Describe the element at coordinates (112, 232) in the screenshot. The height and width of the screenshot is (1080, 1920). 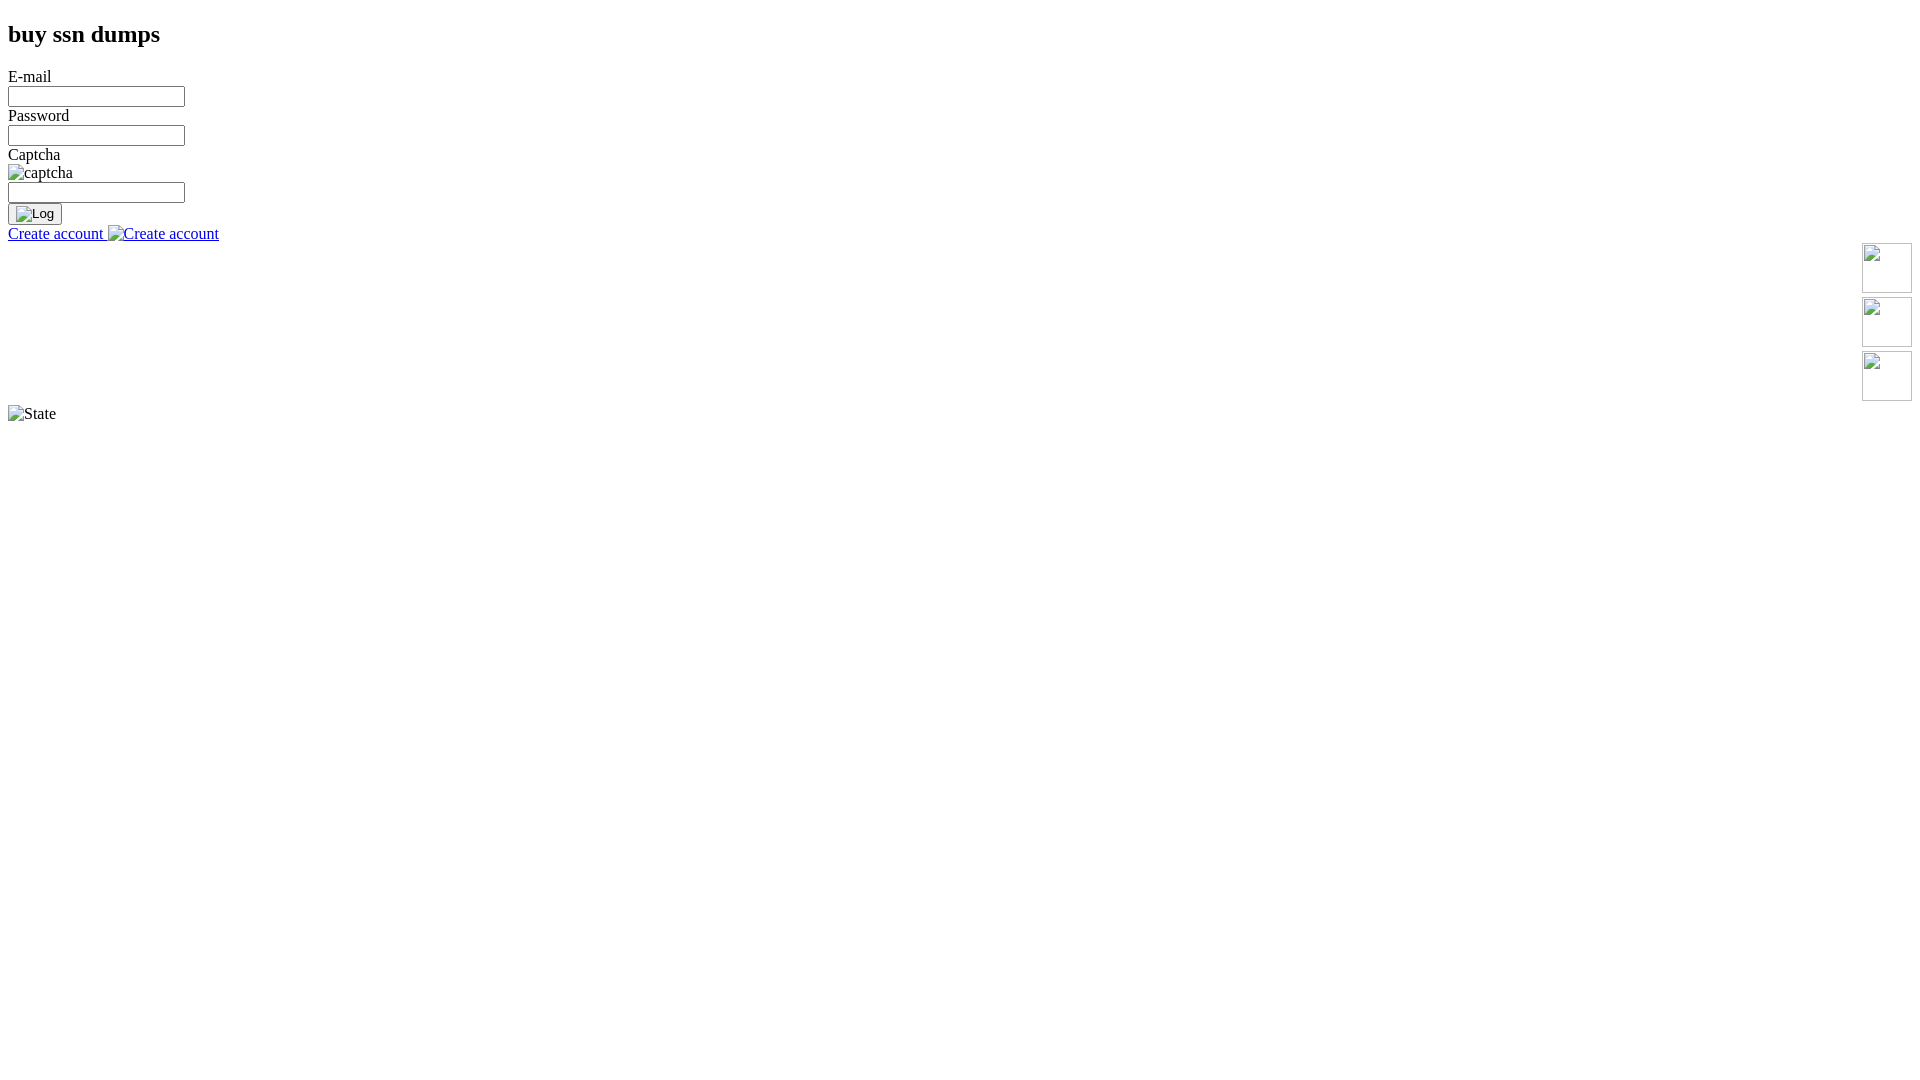
I see `'Create account'` at that location.